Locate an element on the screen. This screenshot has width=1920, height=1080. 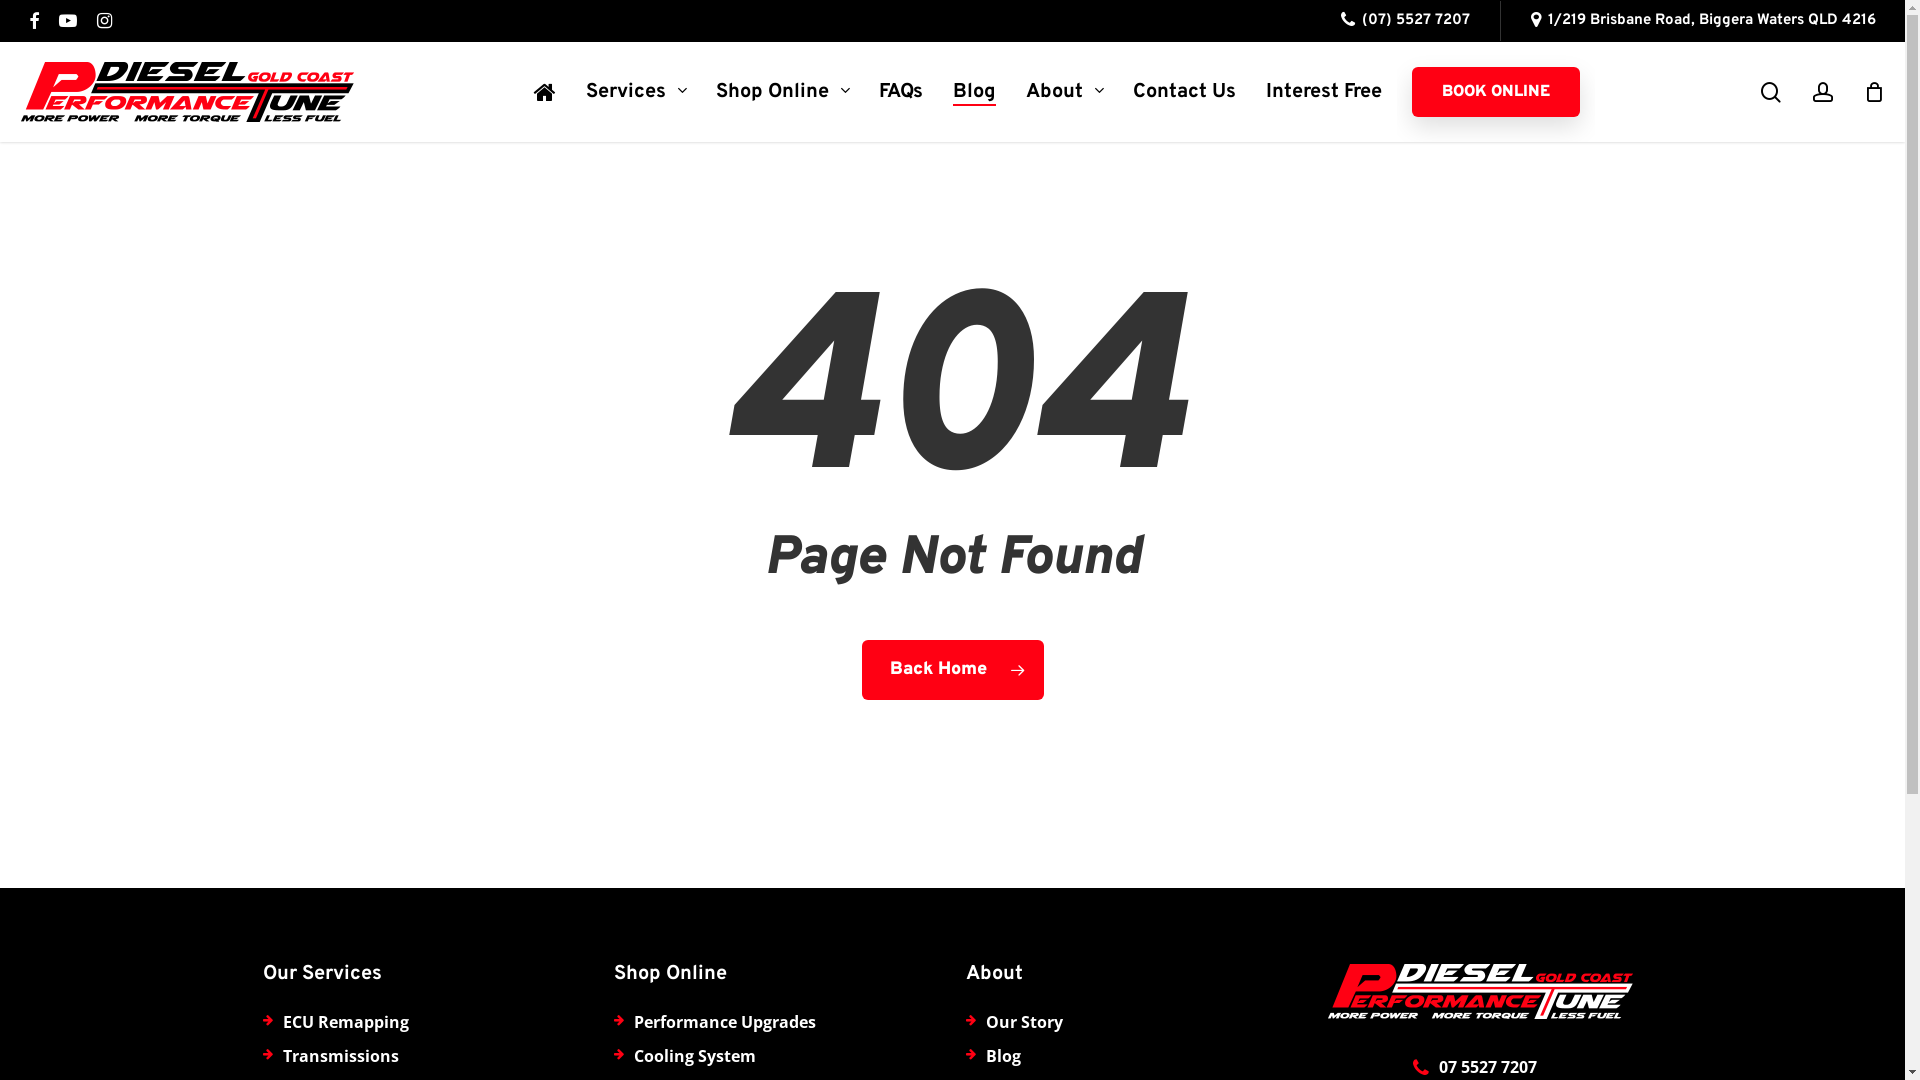
'account' is located at coordinates (1823, 92).